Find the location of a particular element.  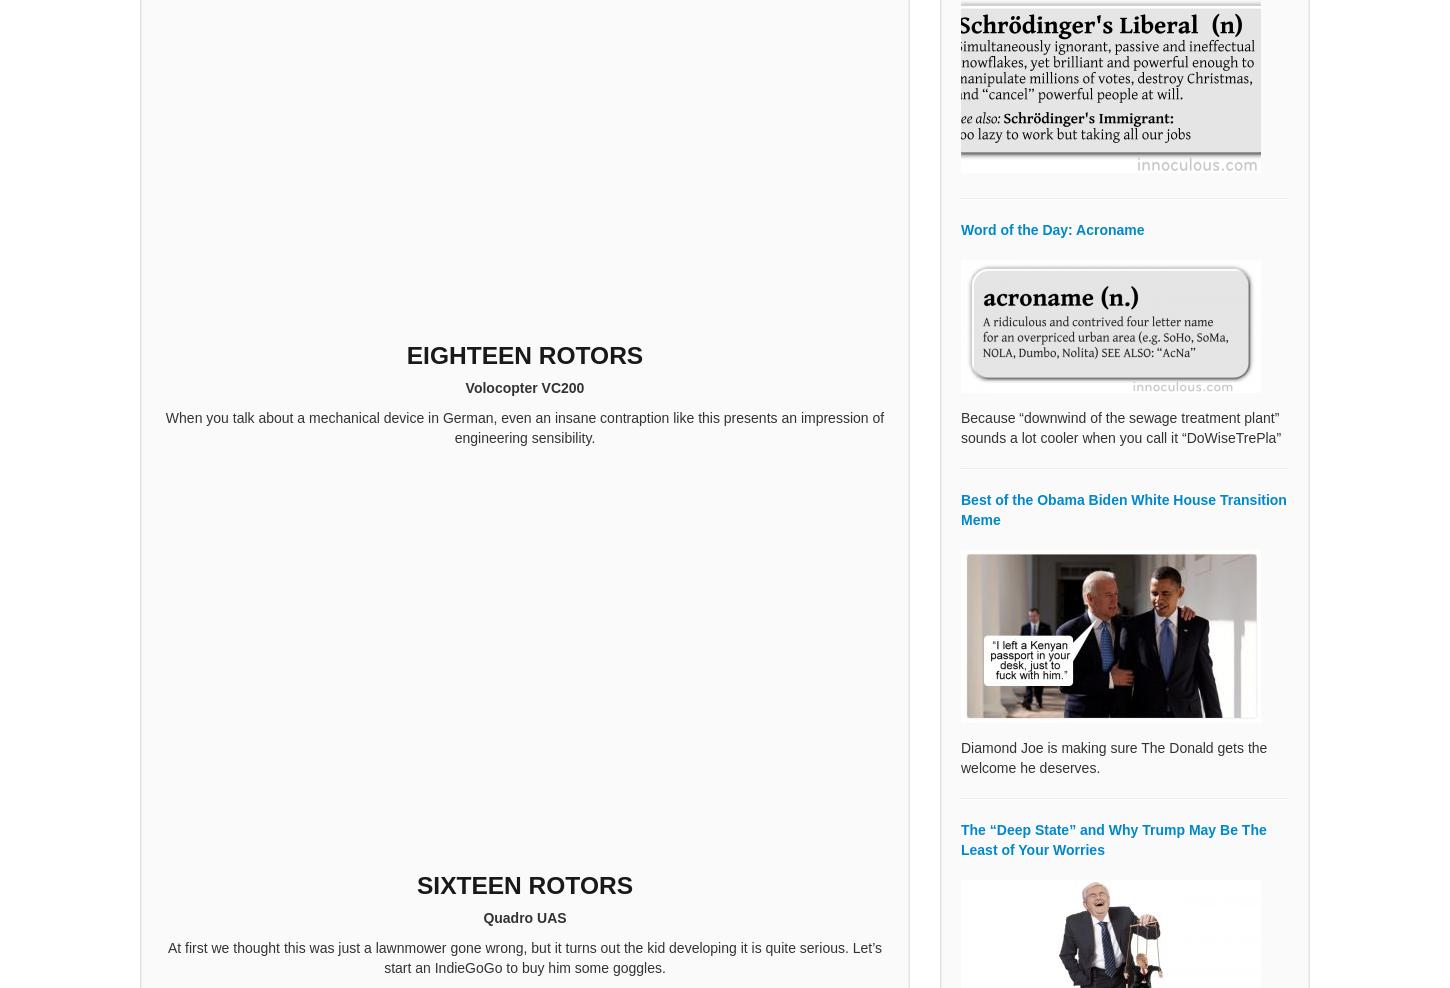

'Volocopter VC200' is located at coordinates (524, 386).